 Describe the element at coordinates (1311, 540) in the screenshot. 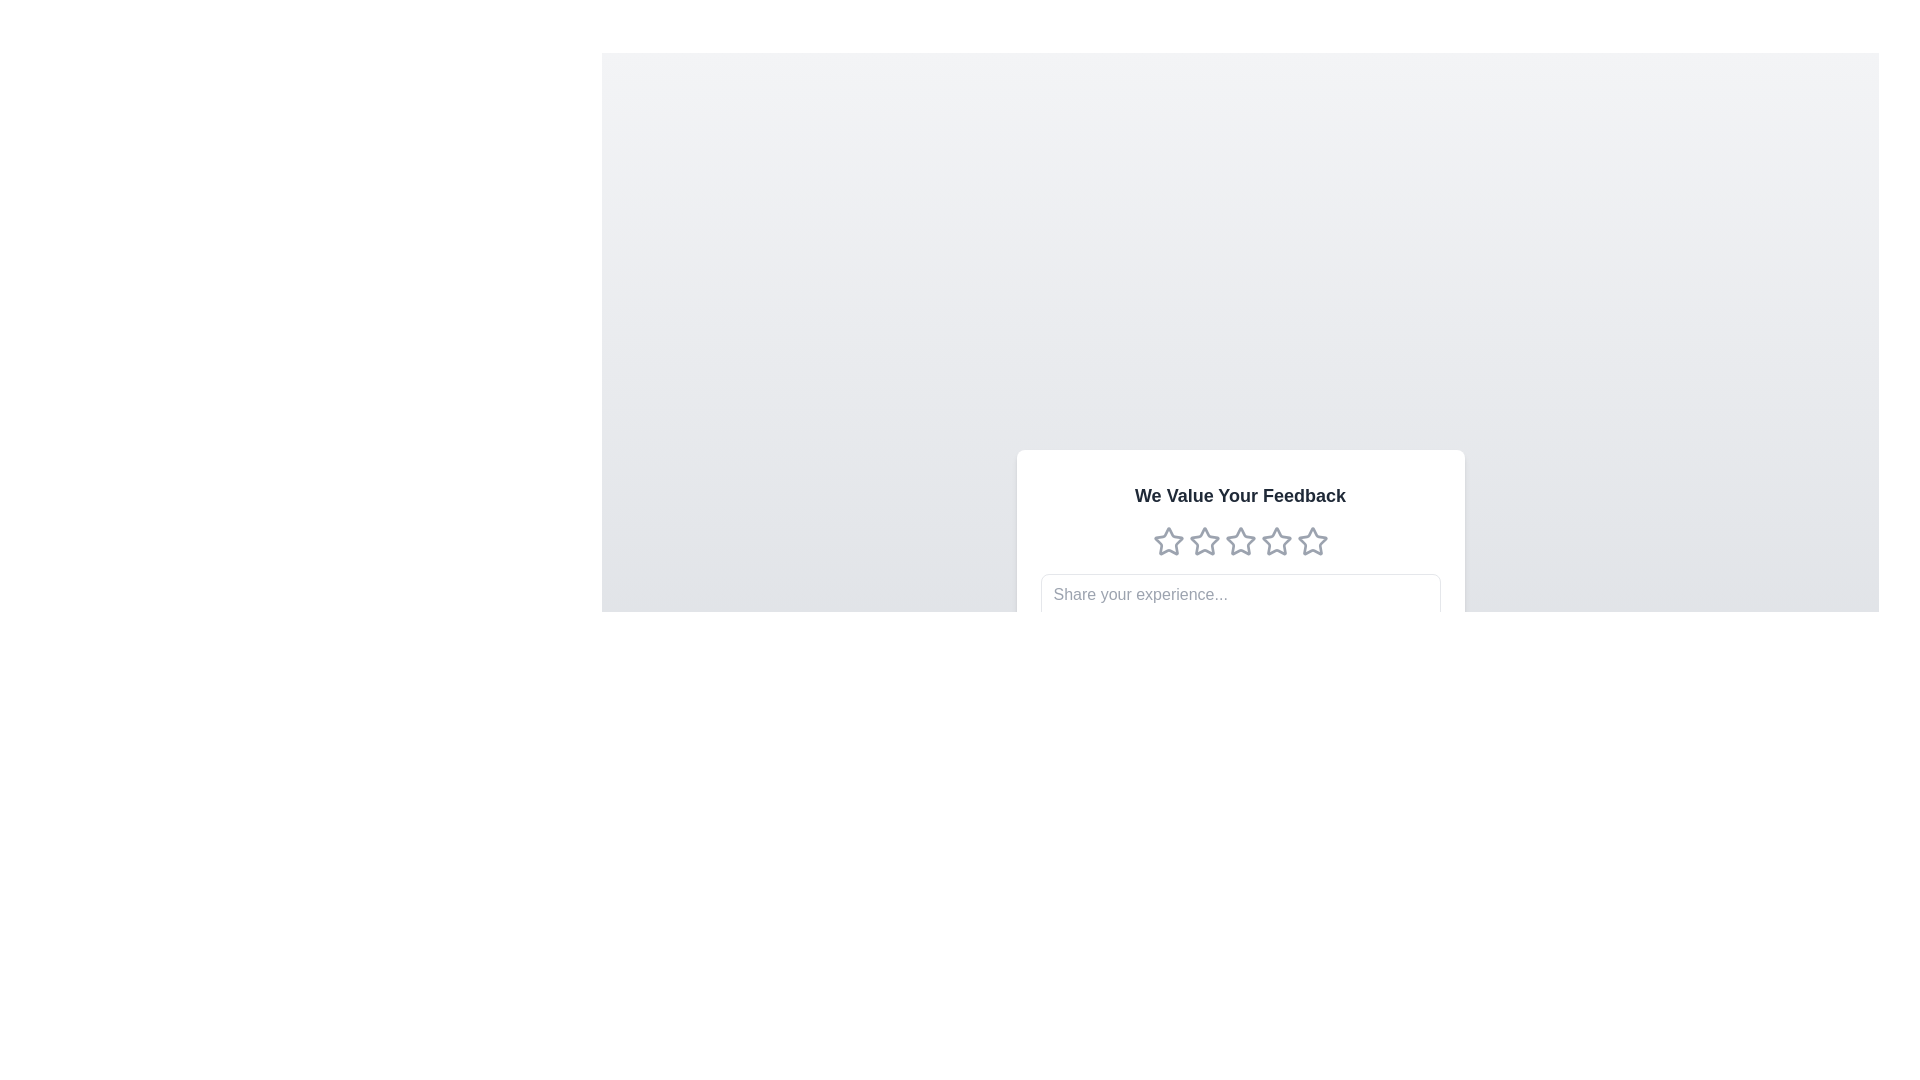

I see `the fifth star-shaped rating icon with a gray outline located below the text 'We Value Your Feedback'` at that location.